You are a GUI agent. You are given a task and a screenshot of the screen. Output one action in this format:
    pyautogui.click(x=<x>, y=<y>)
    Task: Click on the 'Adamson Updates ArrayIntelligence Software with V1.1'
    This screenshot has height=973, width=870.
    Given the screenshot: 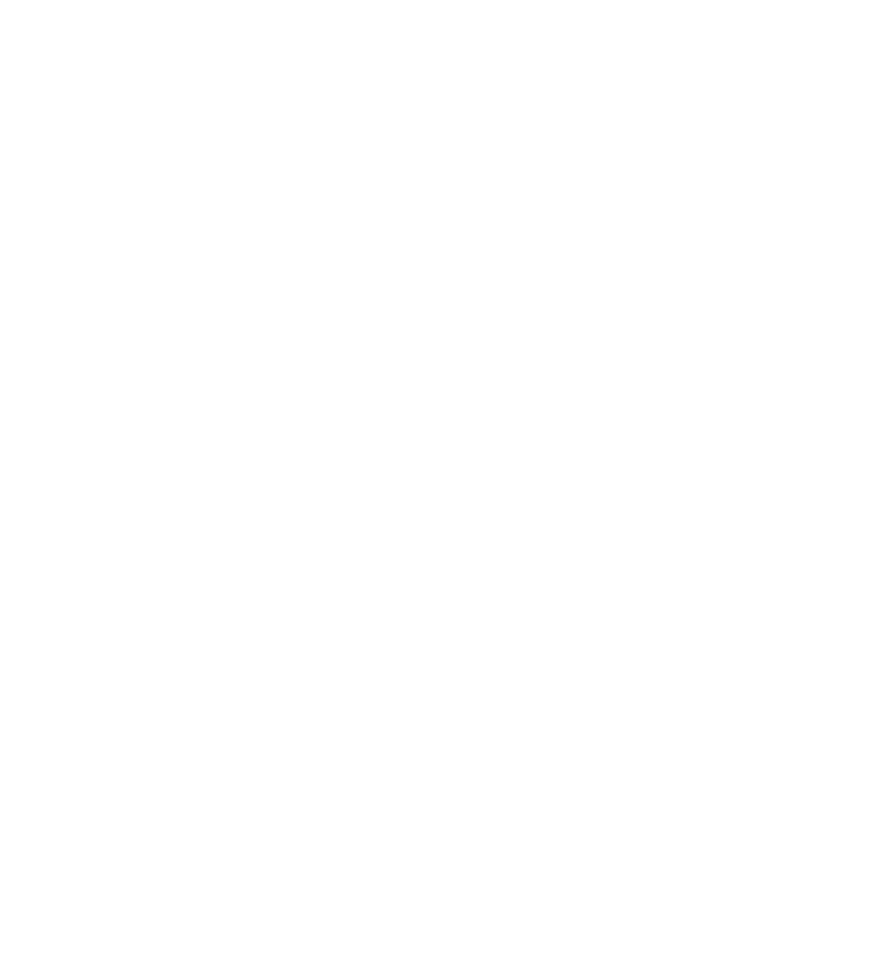 What is the action you would take?
    pyautogui.click(x=356, y=324)
    